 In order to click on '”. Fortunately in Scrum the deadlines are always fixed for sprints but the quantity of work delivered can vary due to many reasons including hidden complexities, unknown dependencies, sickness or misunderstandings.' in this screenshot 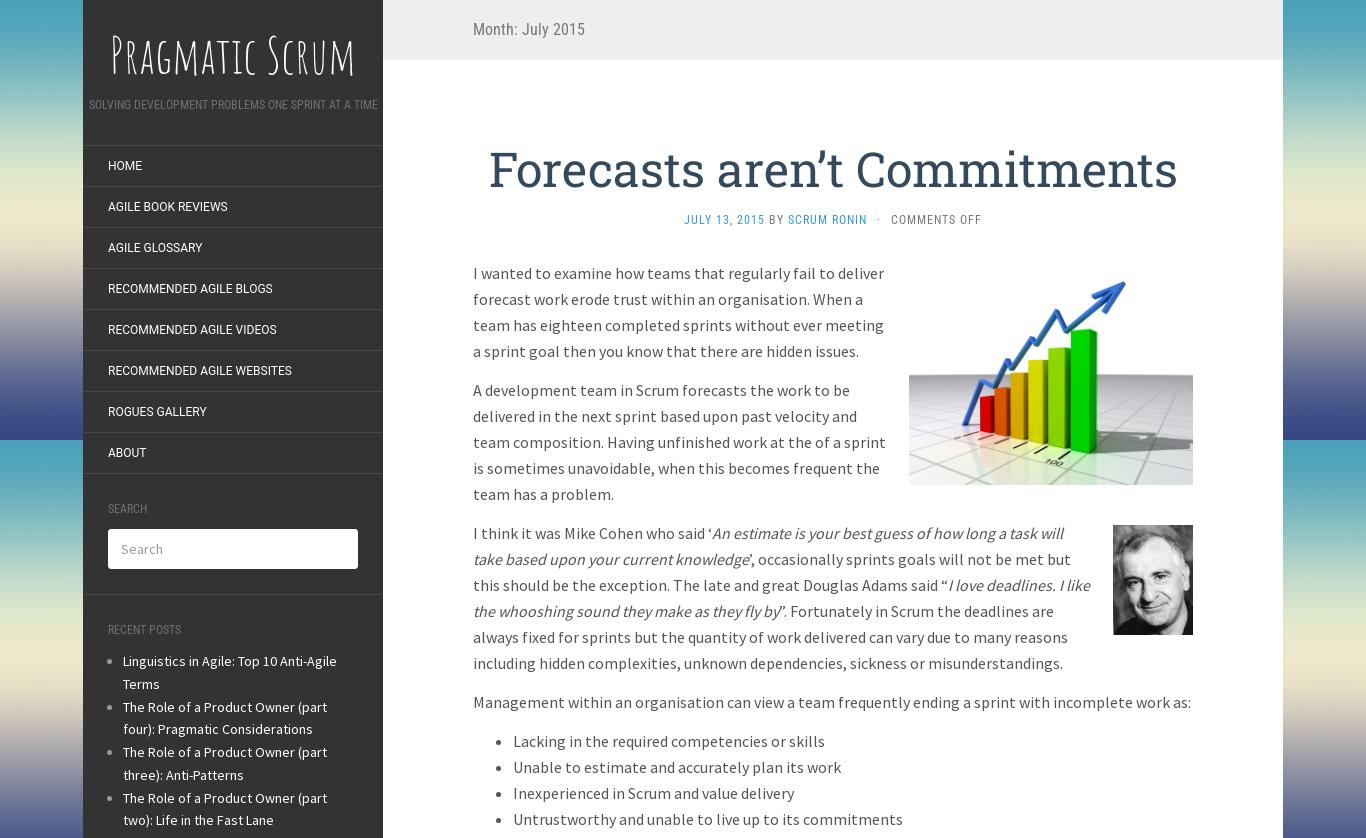, I will do `click(770, 635)`.